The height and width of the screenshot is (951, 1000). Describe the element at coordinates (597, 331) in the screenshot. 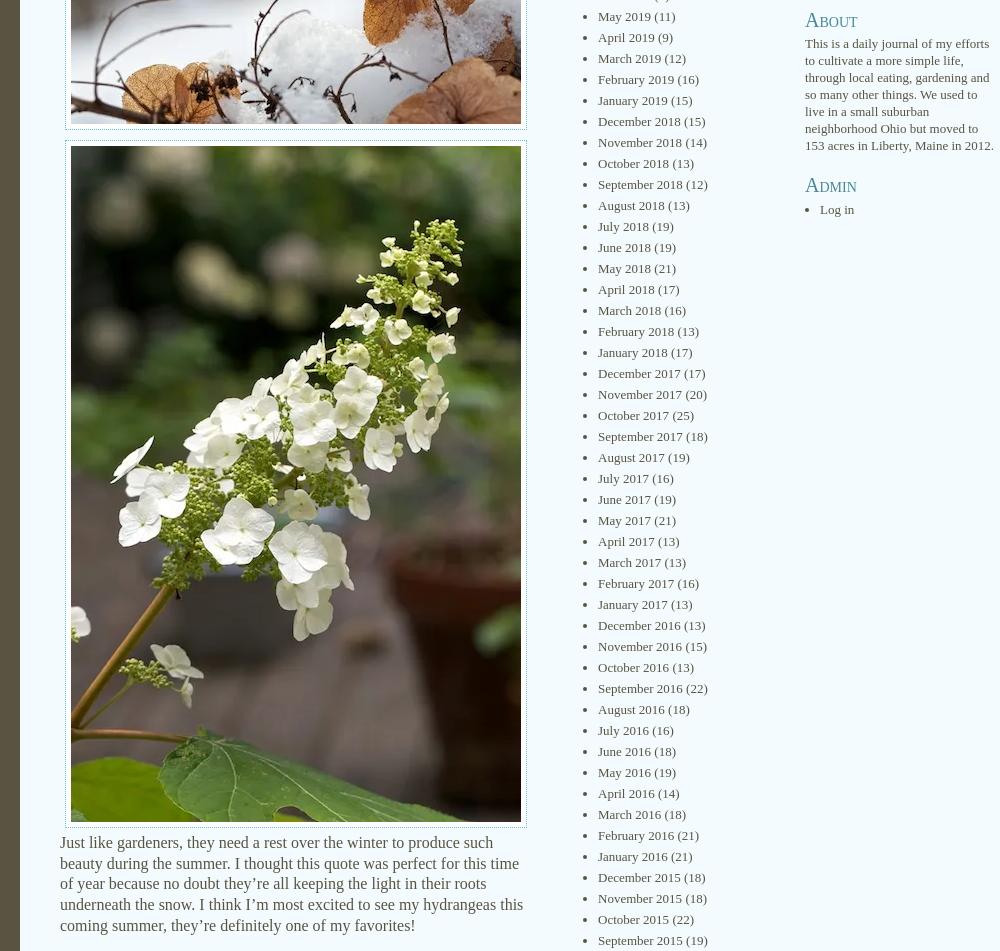

I see `'February 2018'` at that location.